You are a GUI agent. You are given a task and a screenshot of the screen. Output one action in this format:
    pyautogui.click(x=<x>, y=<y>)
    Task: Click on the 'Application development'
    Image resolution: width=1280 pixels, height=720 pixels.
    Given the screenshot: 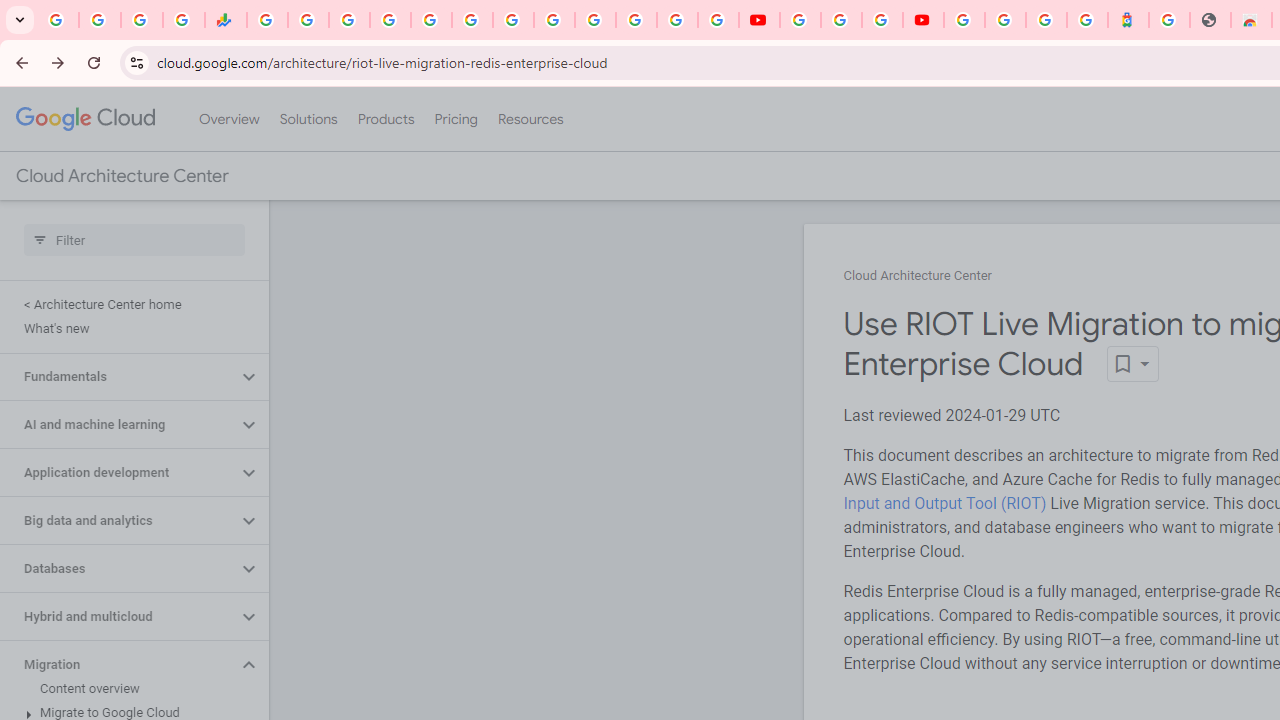 What is the action you would take?
    pyautogui.click(x=117, y=473)
    